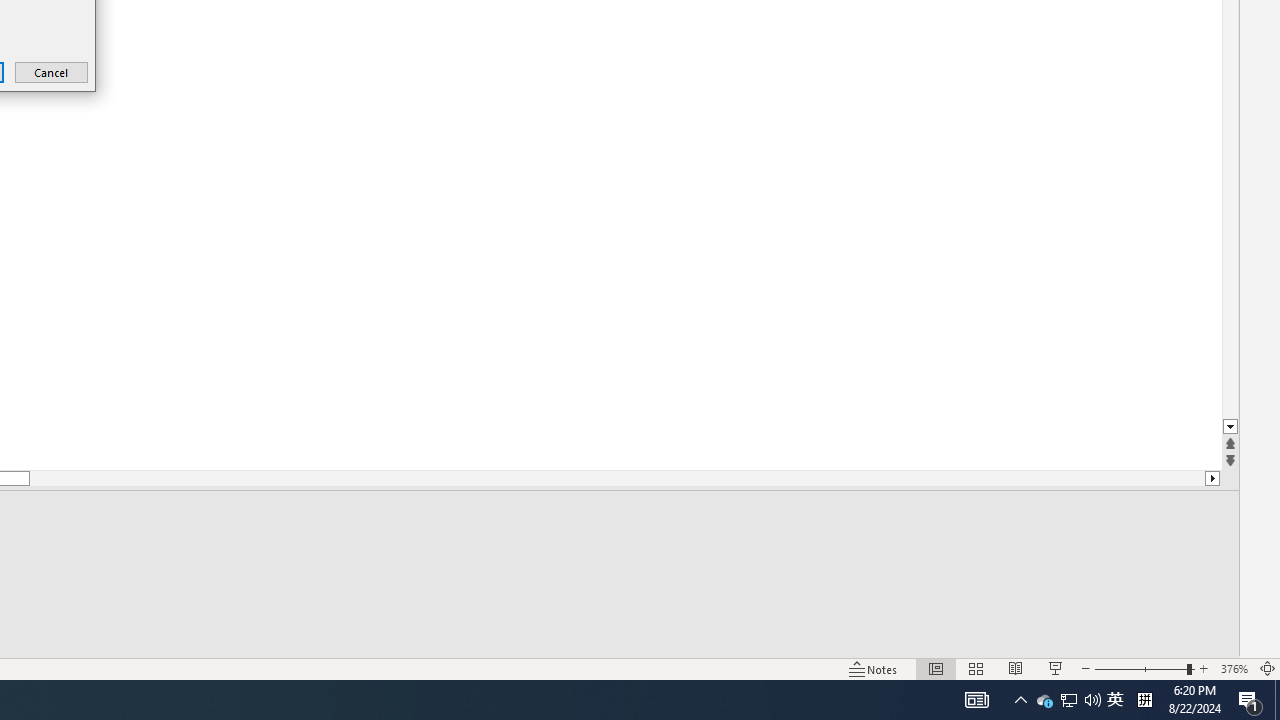 This screenshot has width=1280, height=720. What do you see at coordinates (1233, 669) in the screenshot?
I see `'Zoom 376%'` at bounding box center [1233, 669].